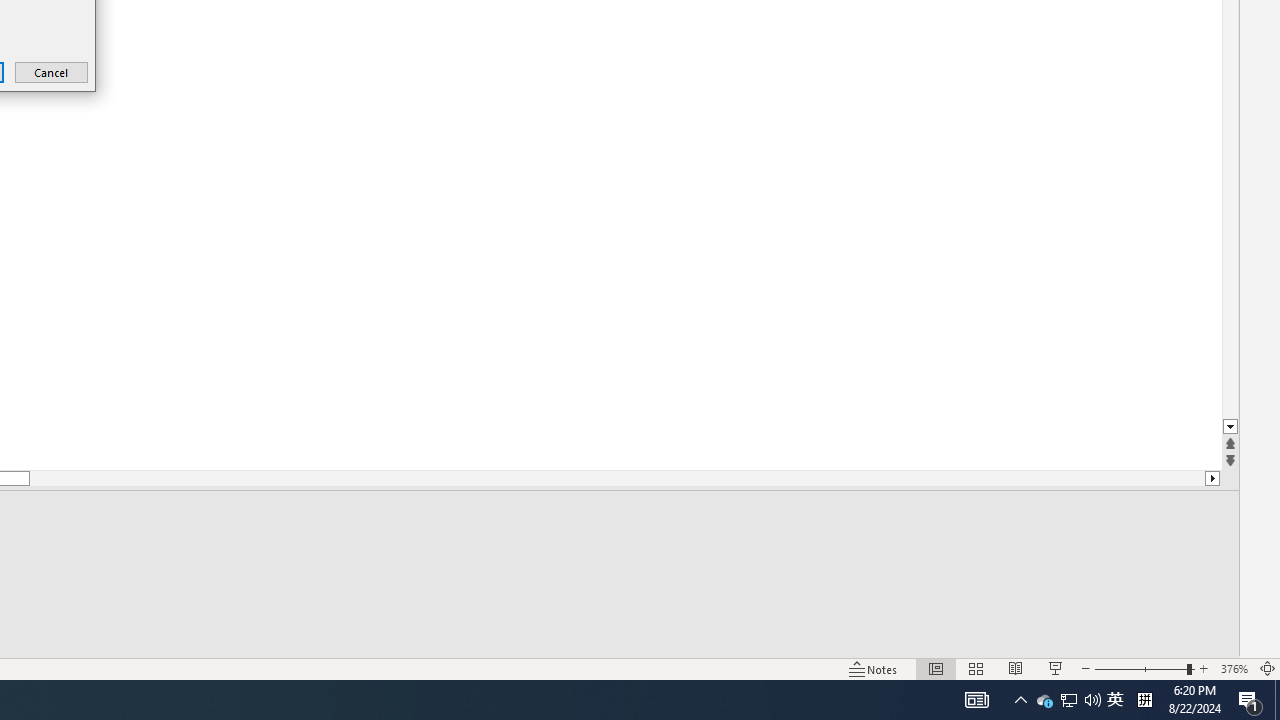 This screenshot has width=1280, height=720. What do you see at coordinates (1233, 669) in the screenshot?
I see `'Zoom 376%'` at bounding box center [1233, 669].